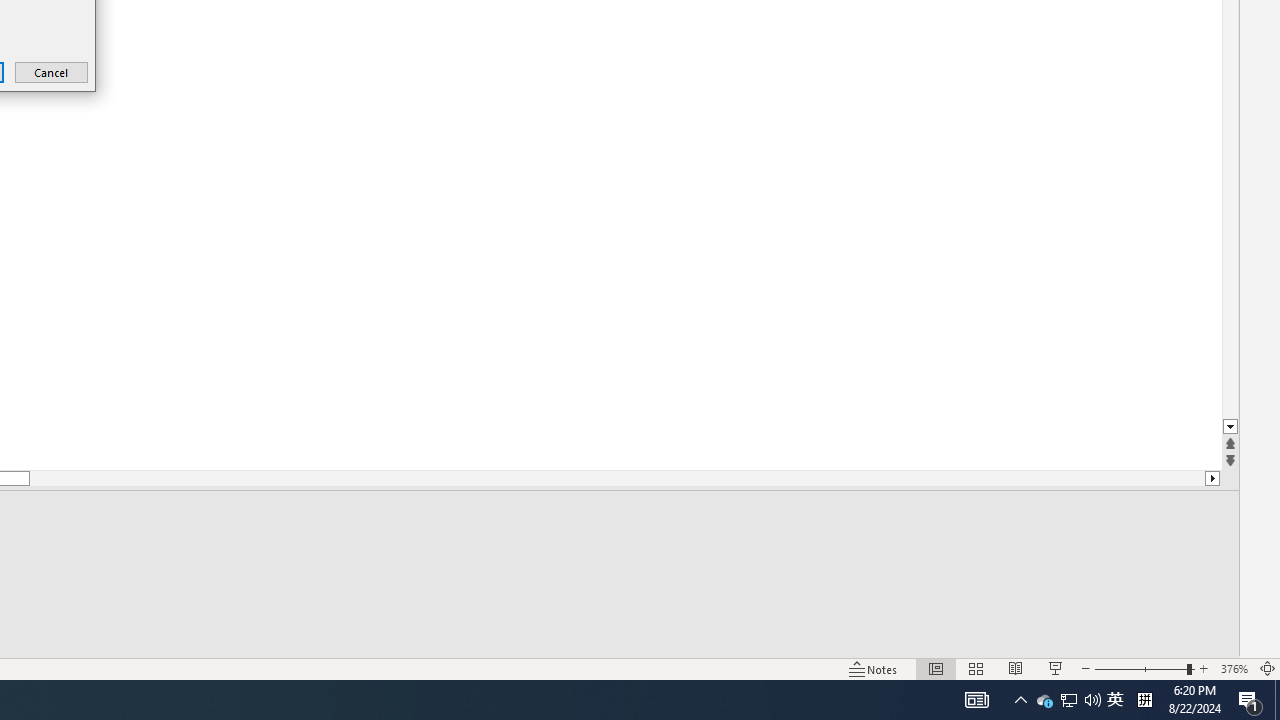 This screenshot has width=1280, height=720. What do you see at coordinates (1233, 669) in the screenshot?
I see `'Zoom 376%'` at bounding box center [1233, 669].